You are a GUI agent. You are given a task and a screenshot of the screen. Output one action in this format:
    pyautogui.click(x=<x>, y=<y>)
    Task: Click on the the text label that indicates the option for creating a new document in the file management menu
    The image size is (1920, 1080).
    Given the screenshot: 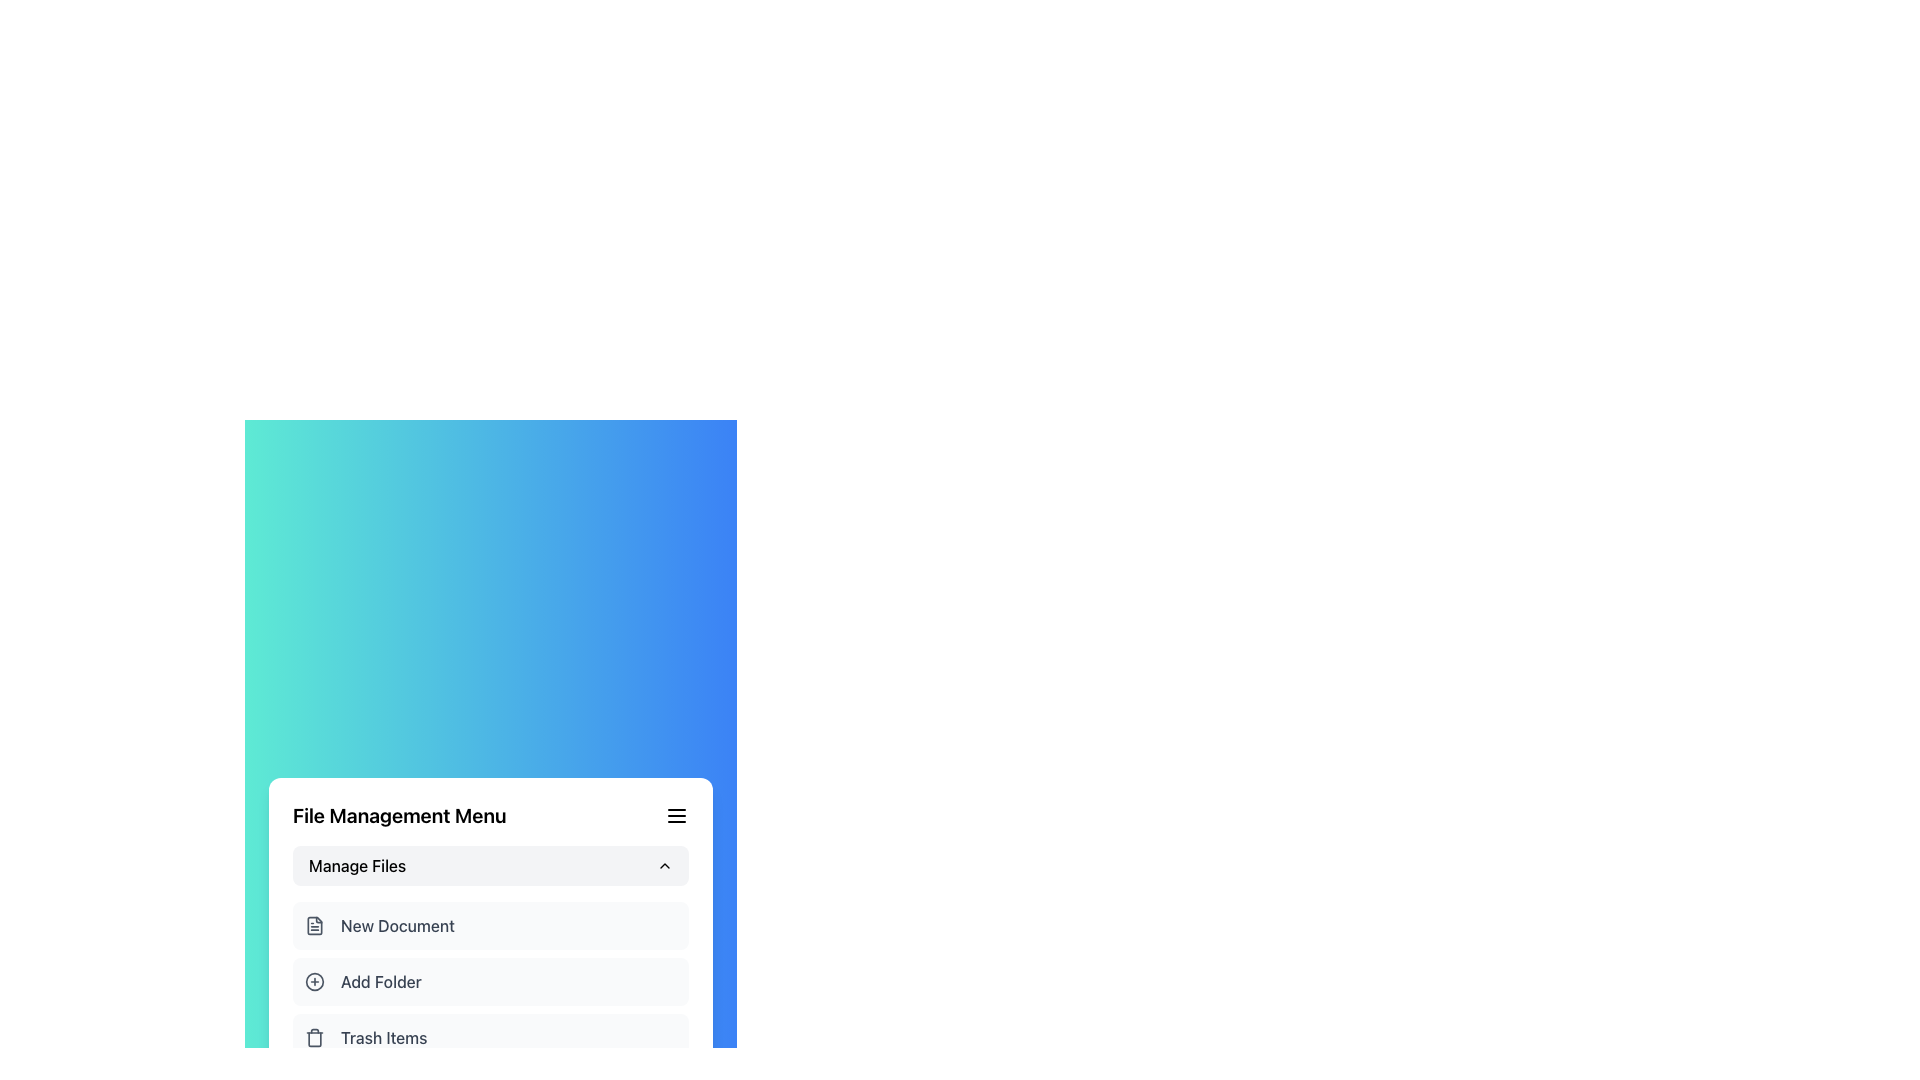 What is the action you would take?
    pyautogui.click(x=398, y=925)
    